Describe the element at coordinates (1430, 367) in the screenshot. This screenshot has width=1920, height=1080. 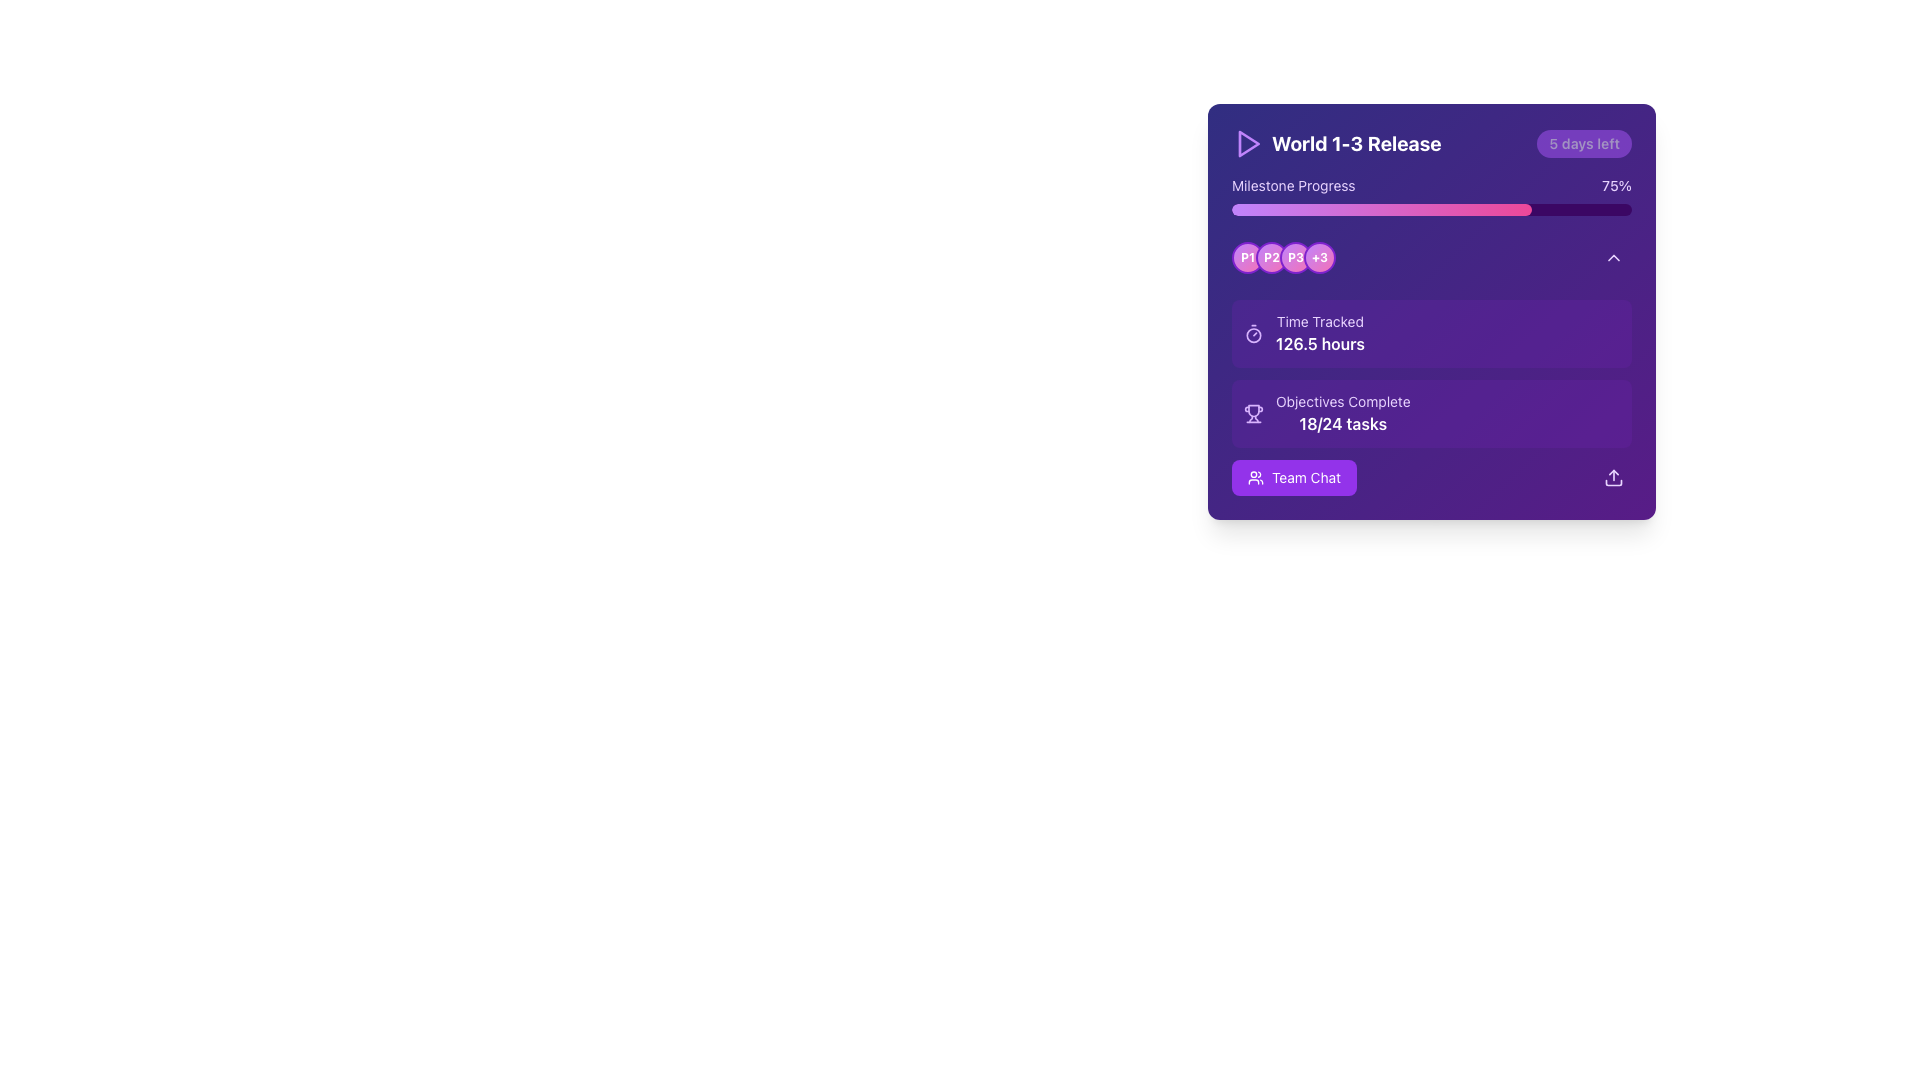
I see `text within the Informational card section titled 'World 1-3 Release', which displays project statistics such as 'Time Tracked' and 'Objectives Complete'` at that location.